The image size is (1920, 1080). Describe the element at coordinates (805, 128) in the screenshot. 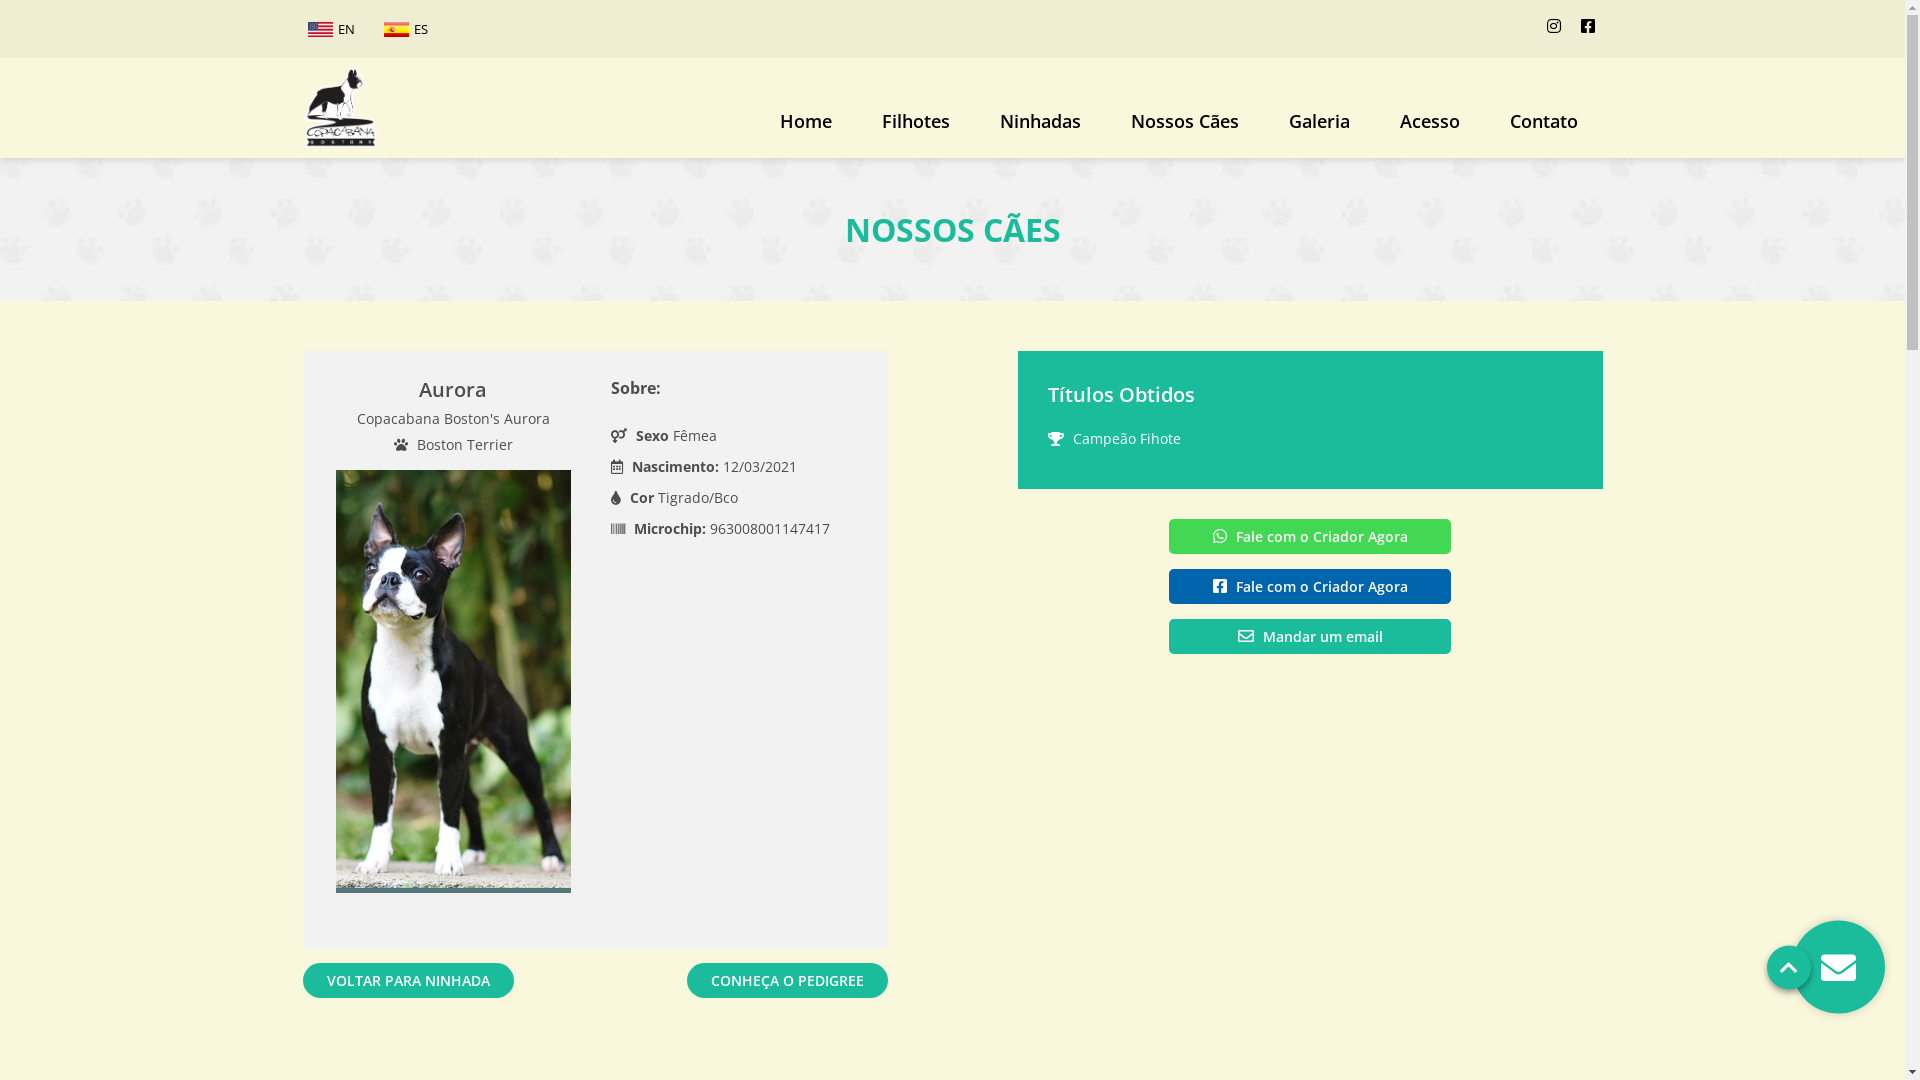

I see `'Home'` at that location.